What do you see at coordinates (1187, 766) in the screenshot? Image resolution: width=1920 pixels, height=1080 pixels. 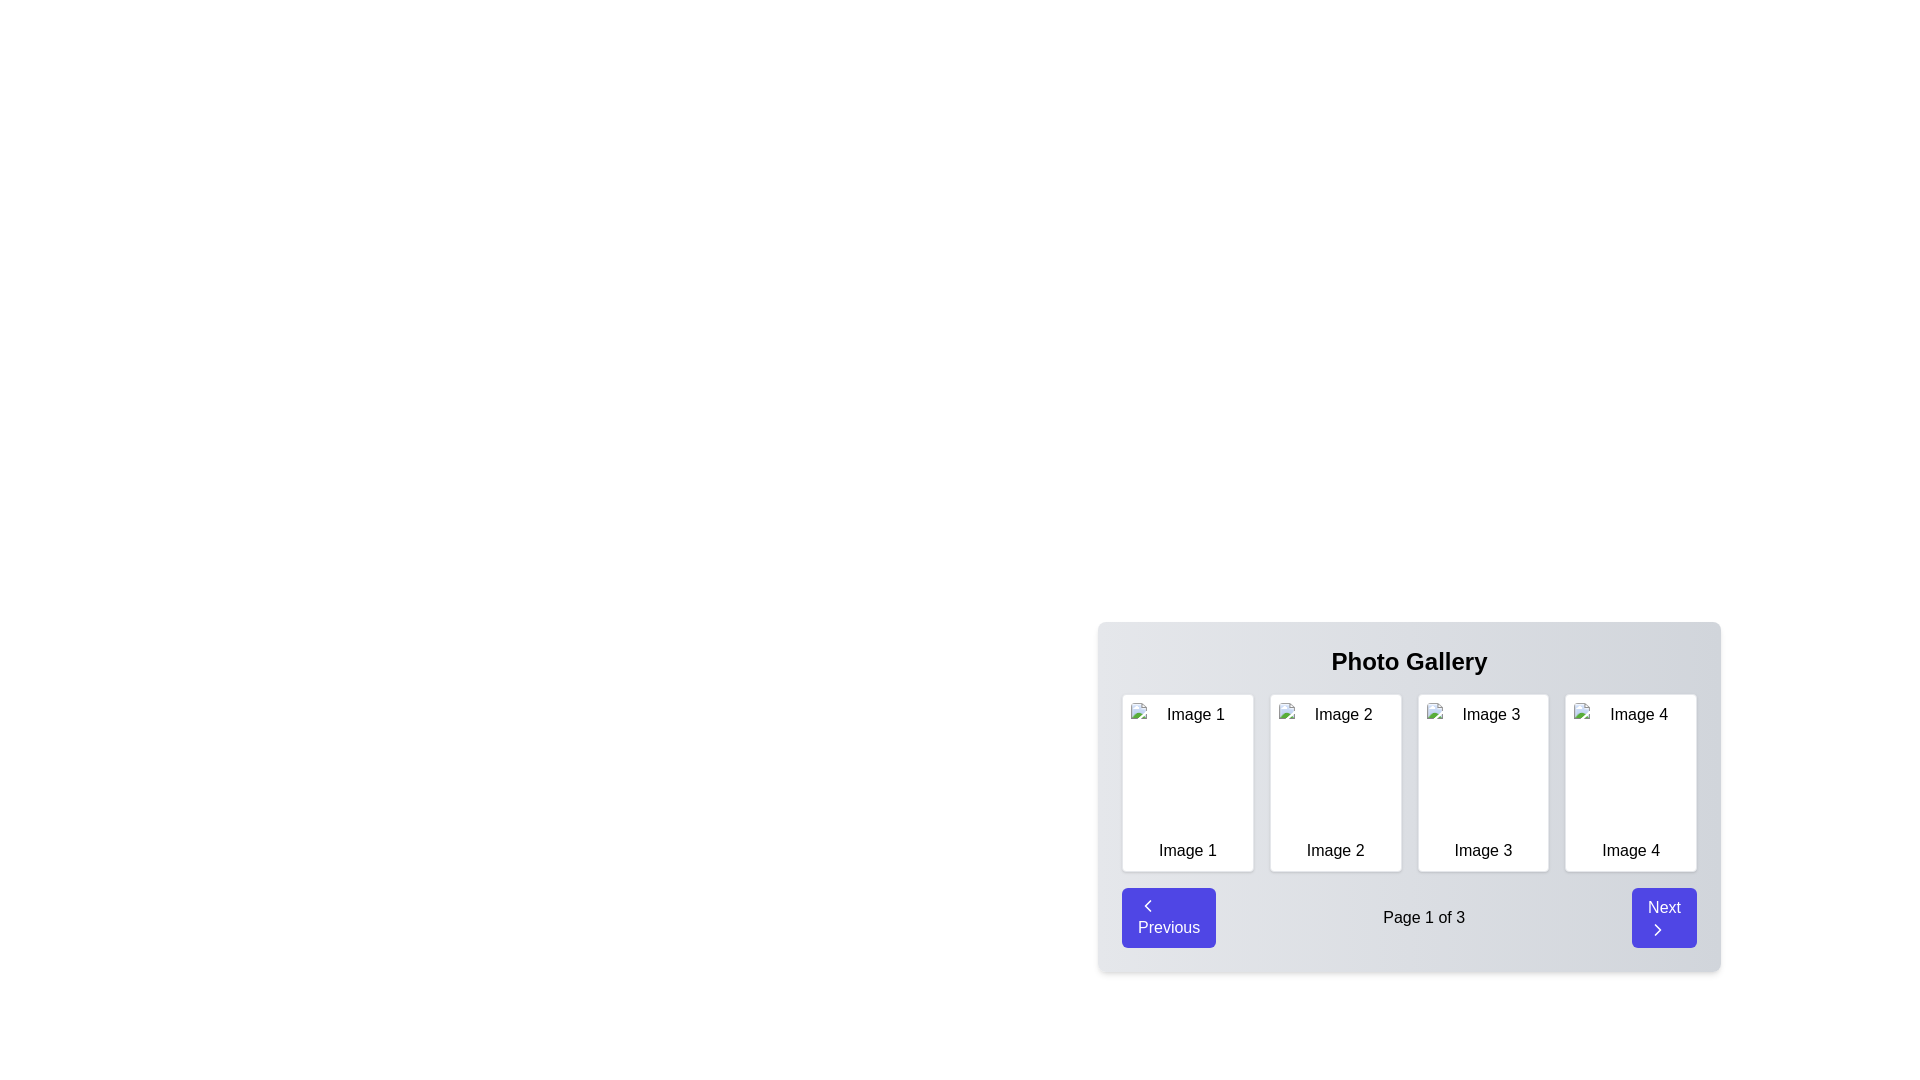 I see `the image placeholder labeled 'Image 1' located at the top section of the first card in a horizontally aligned gallery` at bounding box center [1187, 766].